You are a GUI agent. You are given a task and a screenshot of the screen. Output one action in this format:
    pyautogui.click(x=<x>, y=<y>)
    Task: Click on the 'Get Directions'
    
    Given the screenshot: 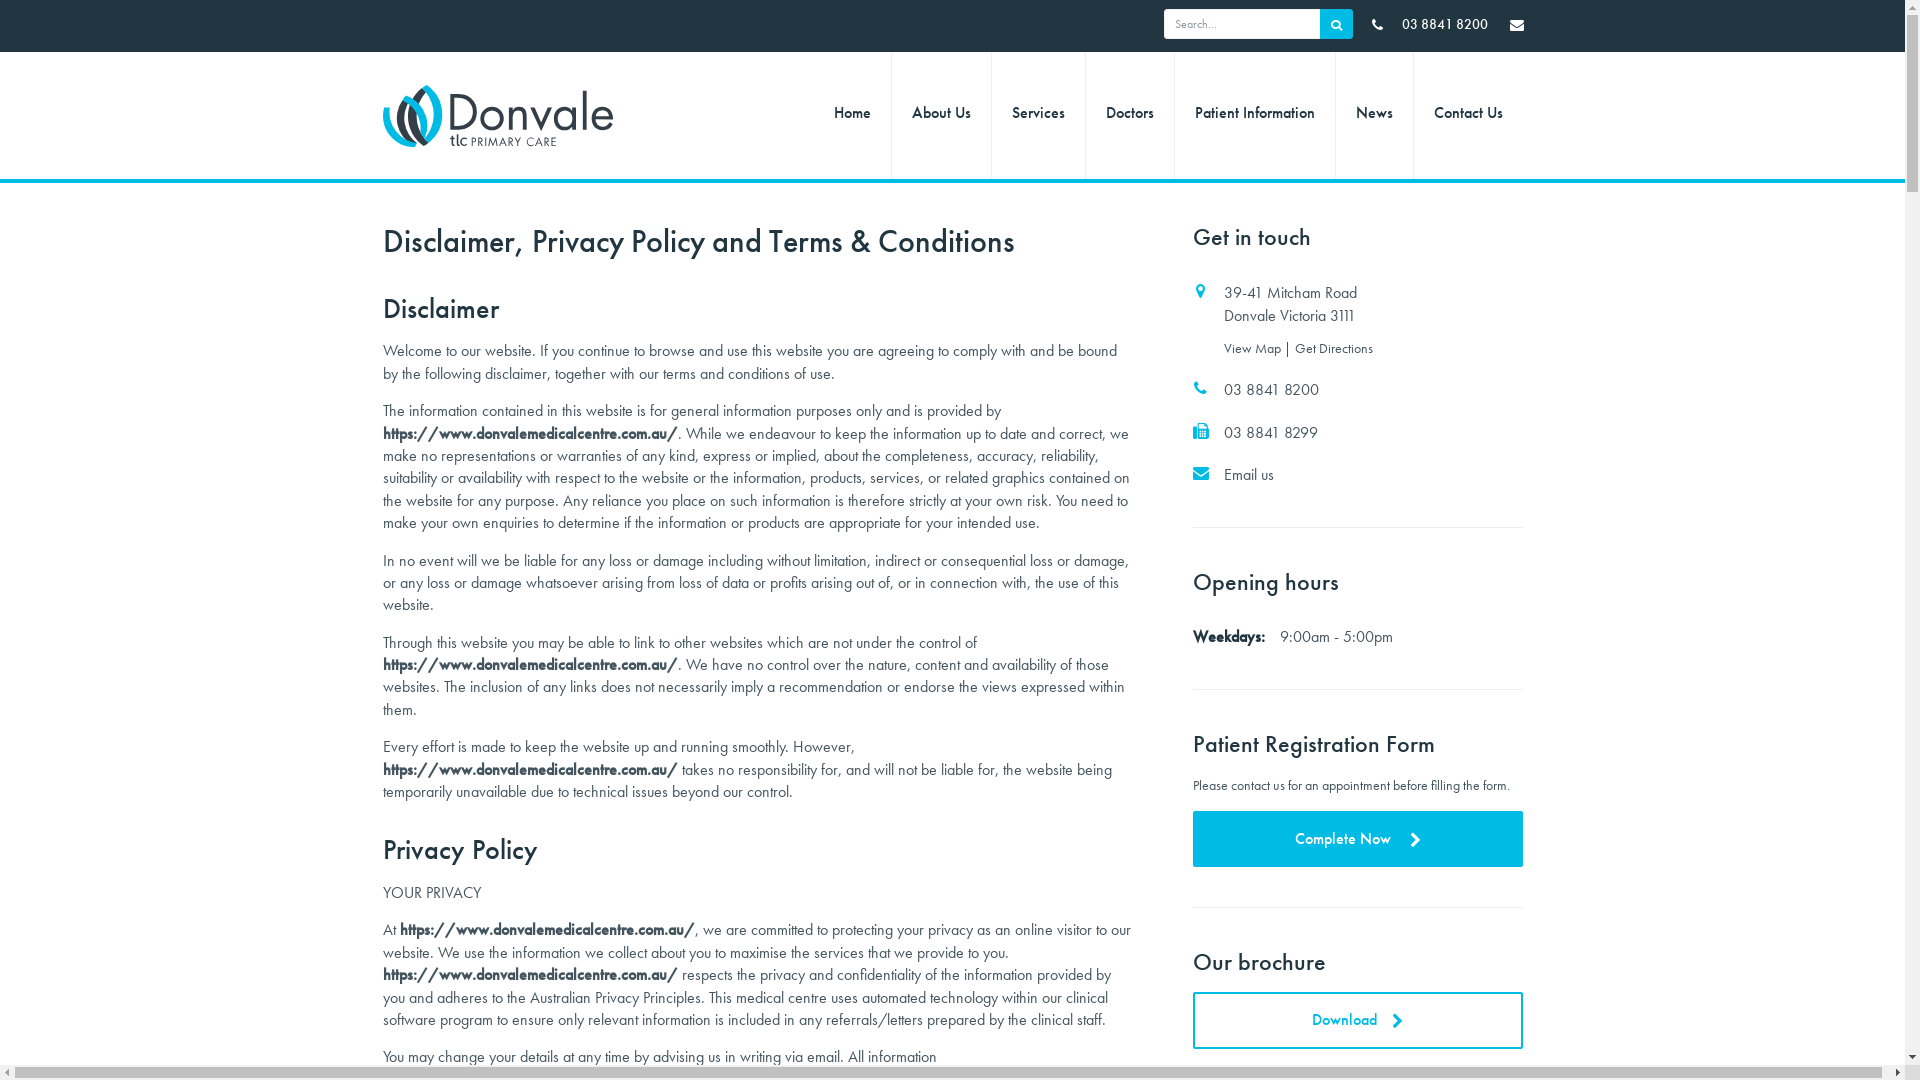 What is the action you would take?
    pyautogui.click(x=1295, y=346)
    